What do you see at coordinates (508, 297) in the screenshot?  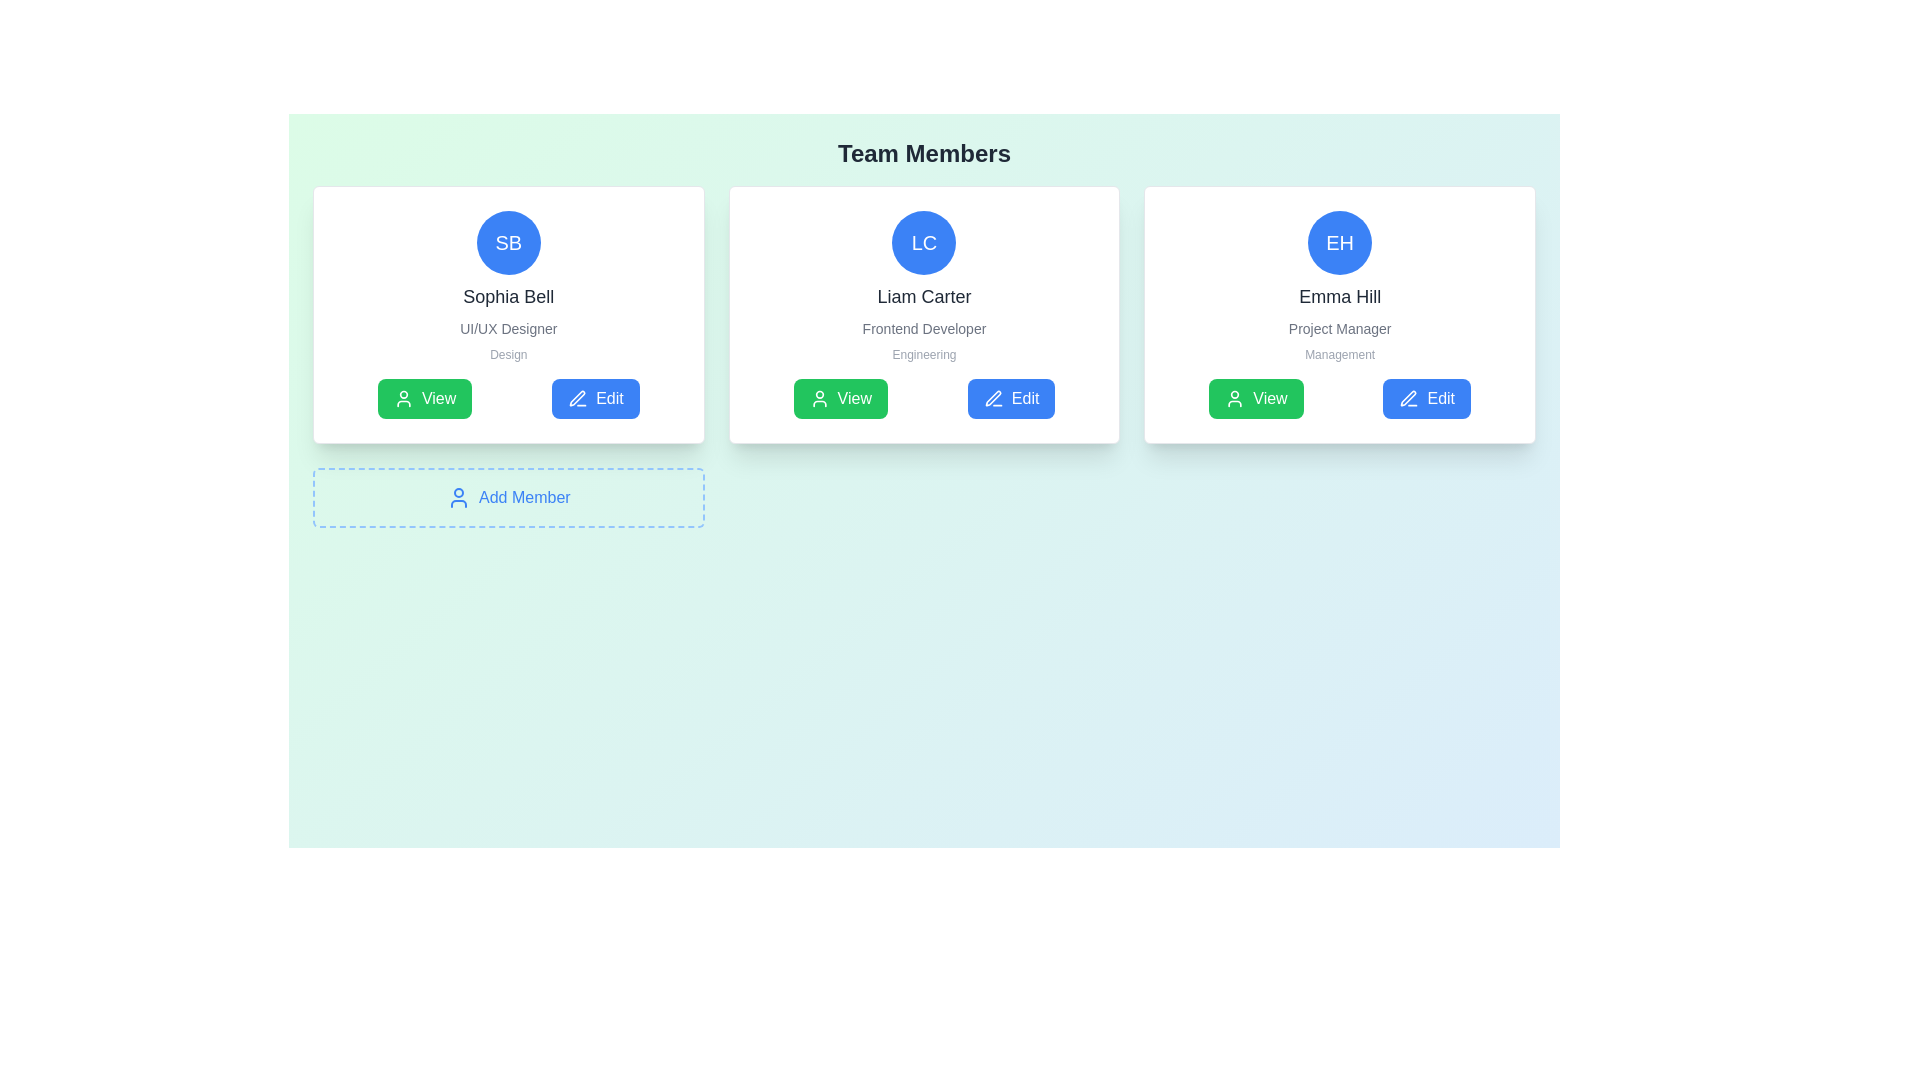 I see `the text label displaying 'Sophia Bell' in a large, bold font style, positioned centrally below the circular avatar and above the text 'UI/UX Designer'` at bounding box center [508, 297].